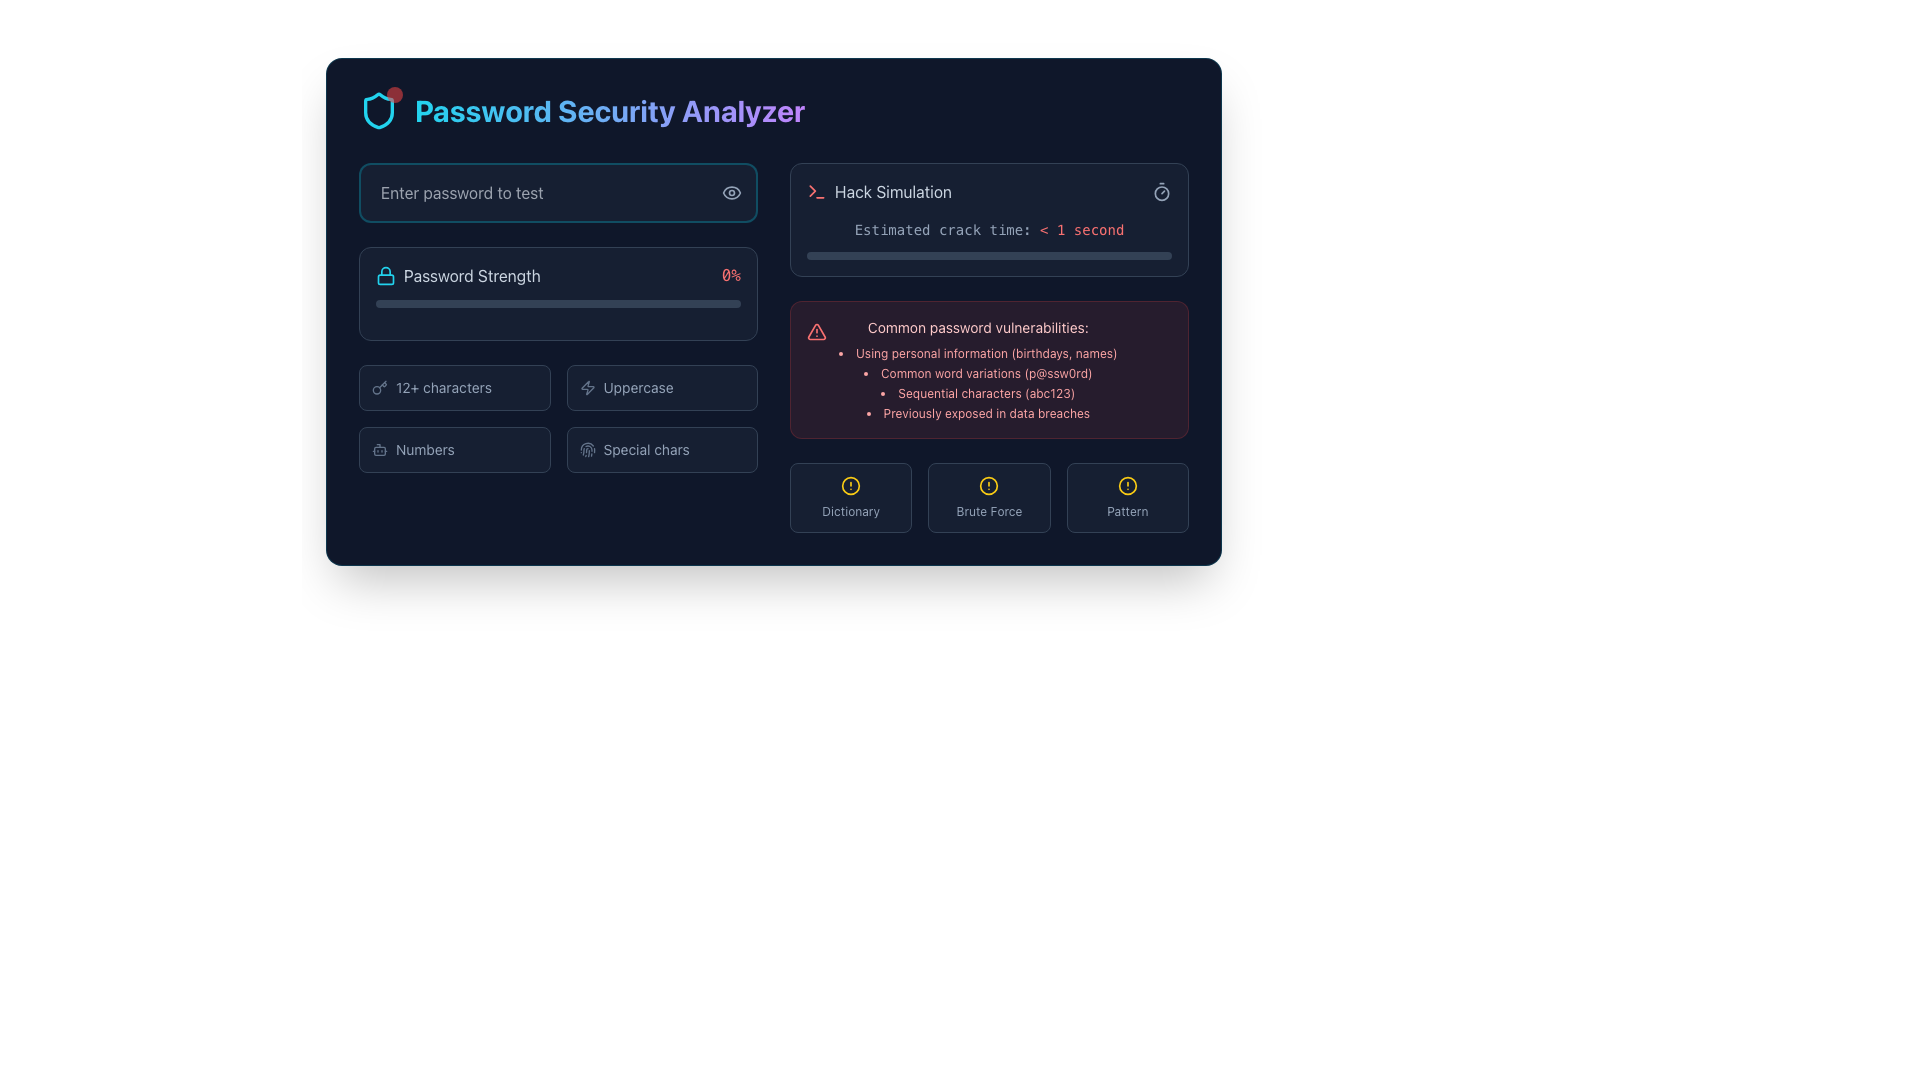  What do you see at coordinates (662, 450) in the screenshot?
I see `the button in the 'Password Security Analyzer' section that indicates the presence or absence of special characters in a password` at bounding box center [662, 450].